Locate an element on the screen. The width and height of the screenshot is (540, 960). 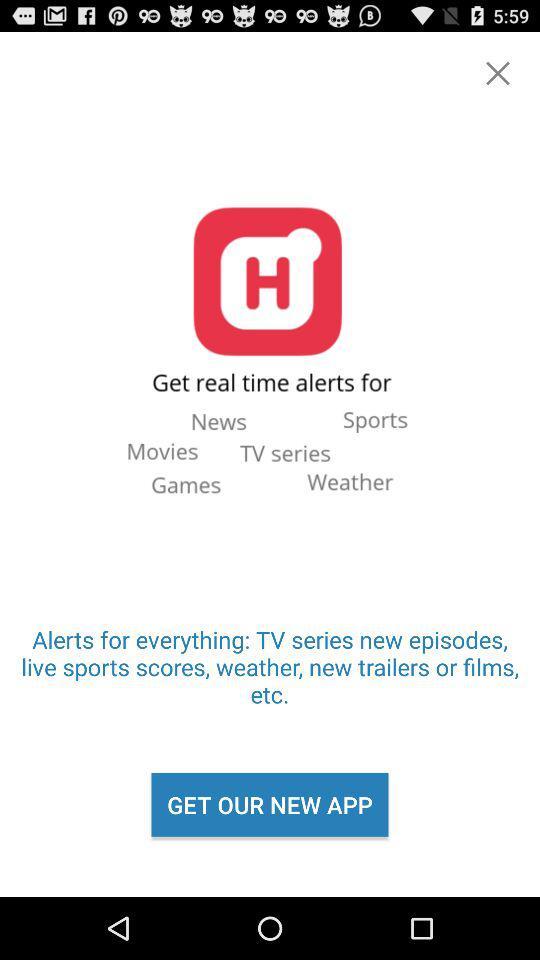
exit the page is located at coordinates (496, 73).